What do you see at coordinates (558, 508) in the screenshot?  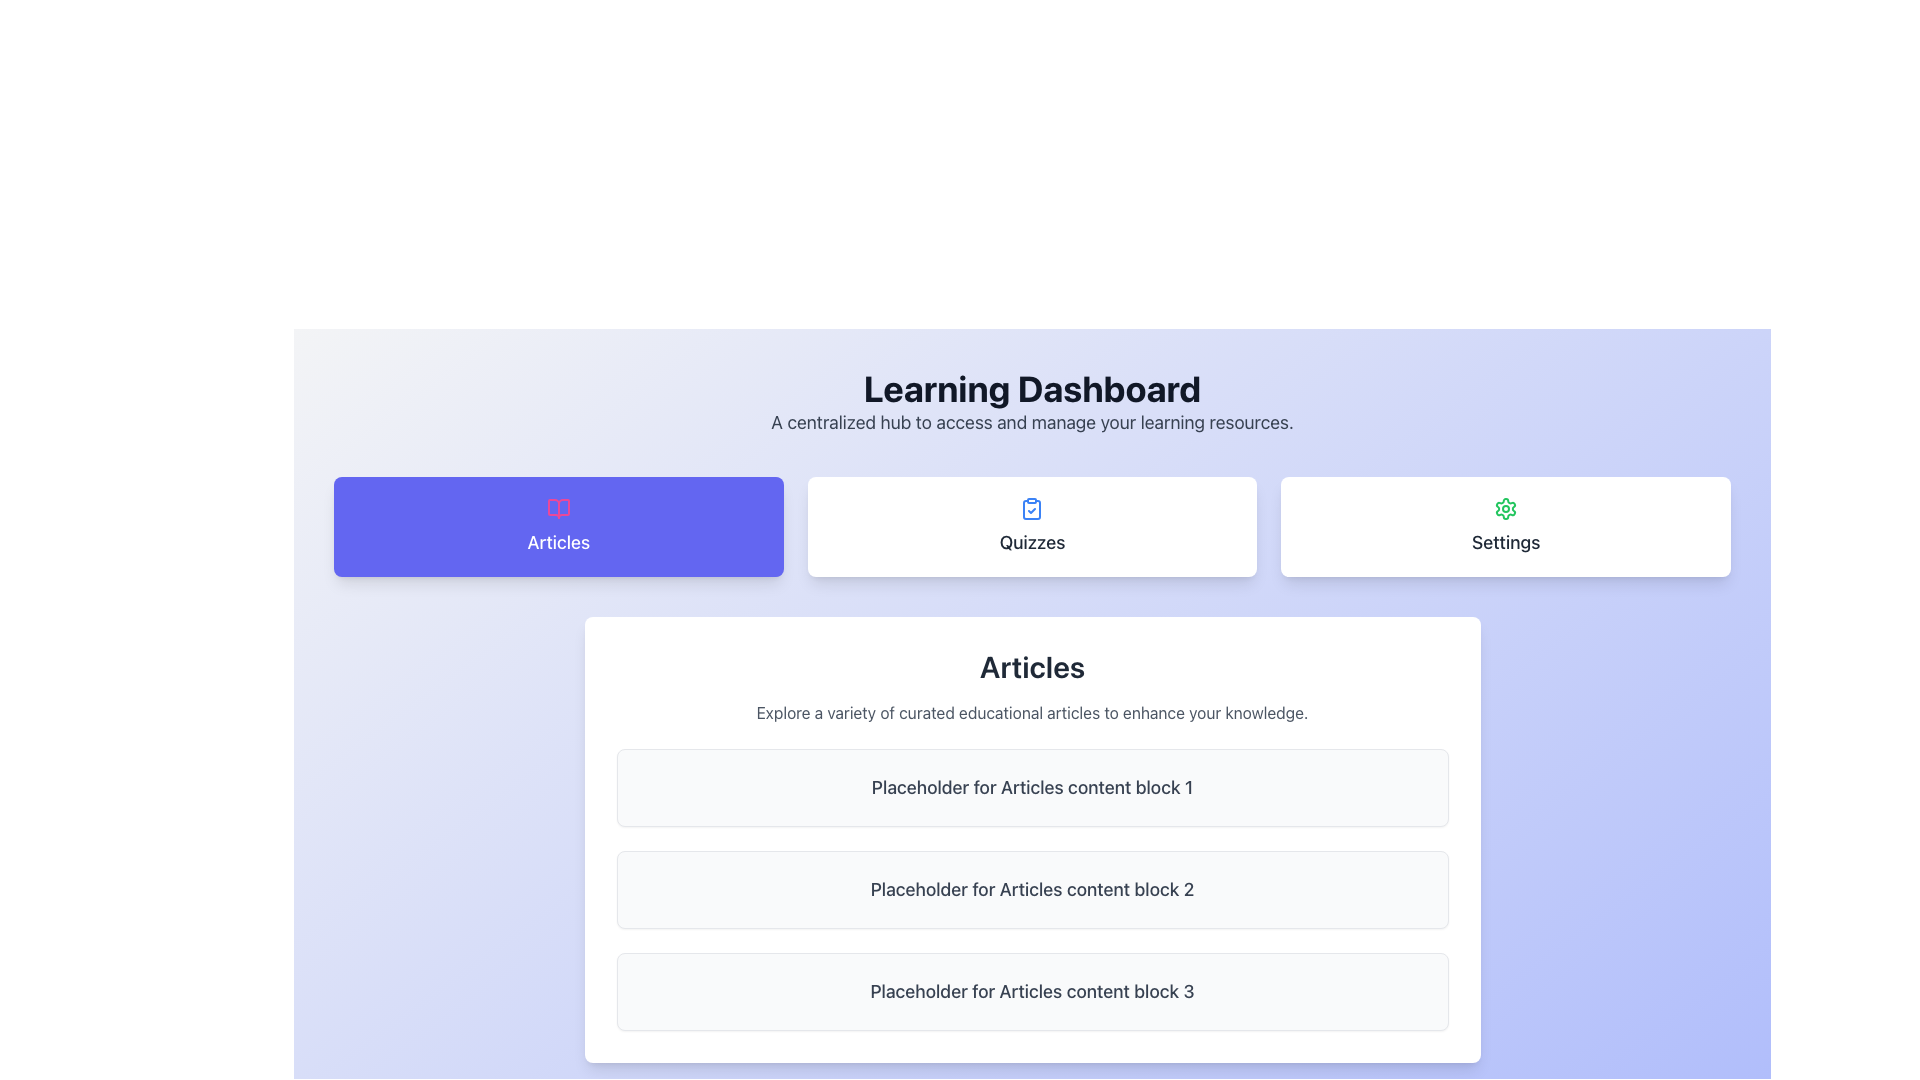 I see `the decorative icon for the 'Articles' button, which visually connects the button to its purpose of displaying articles` at bounding box center [558, 508].